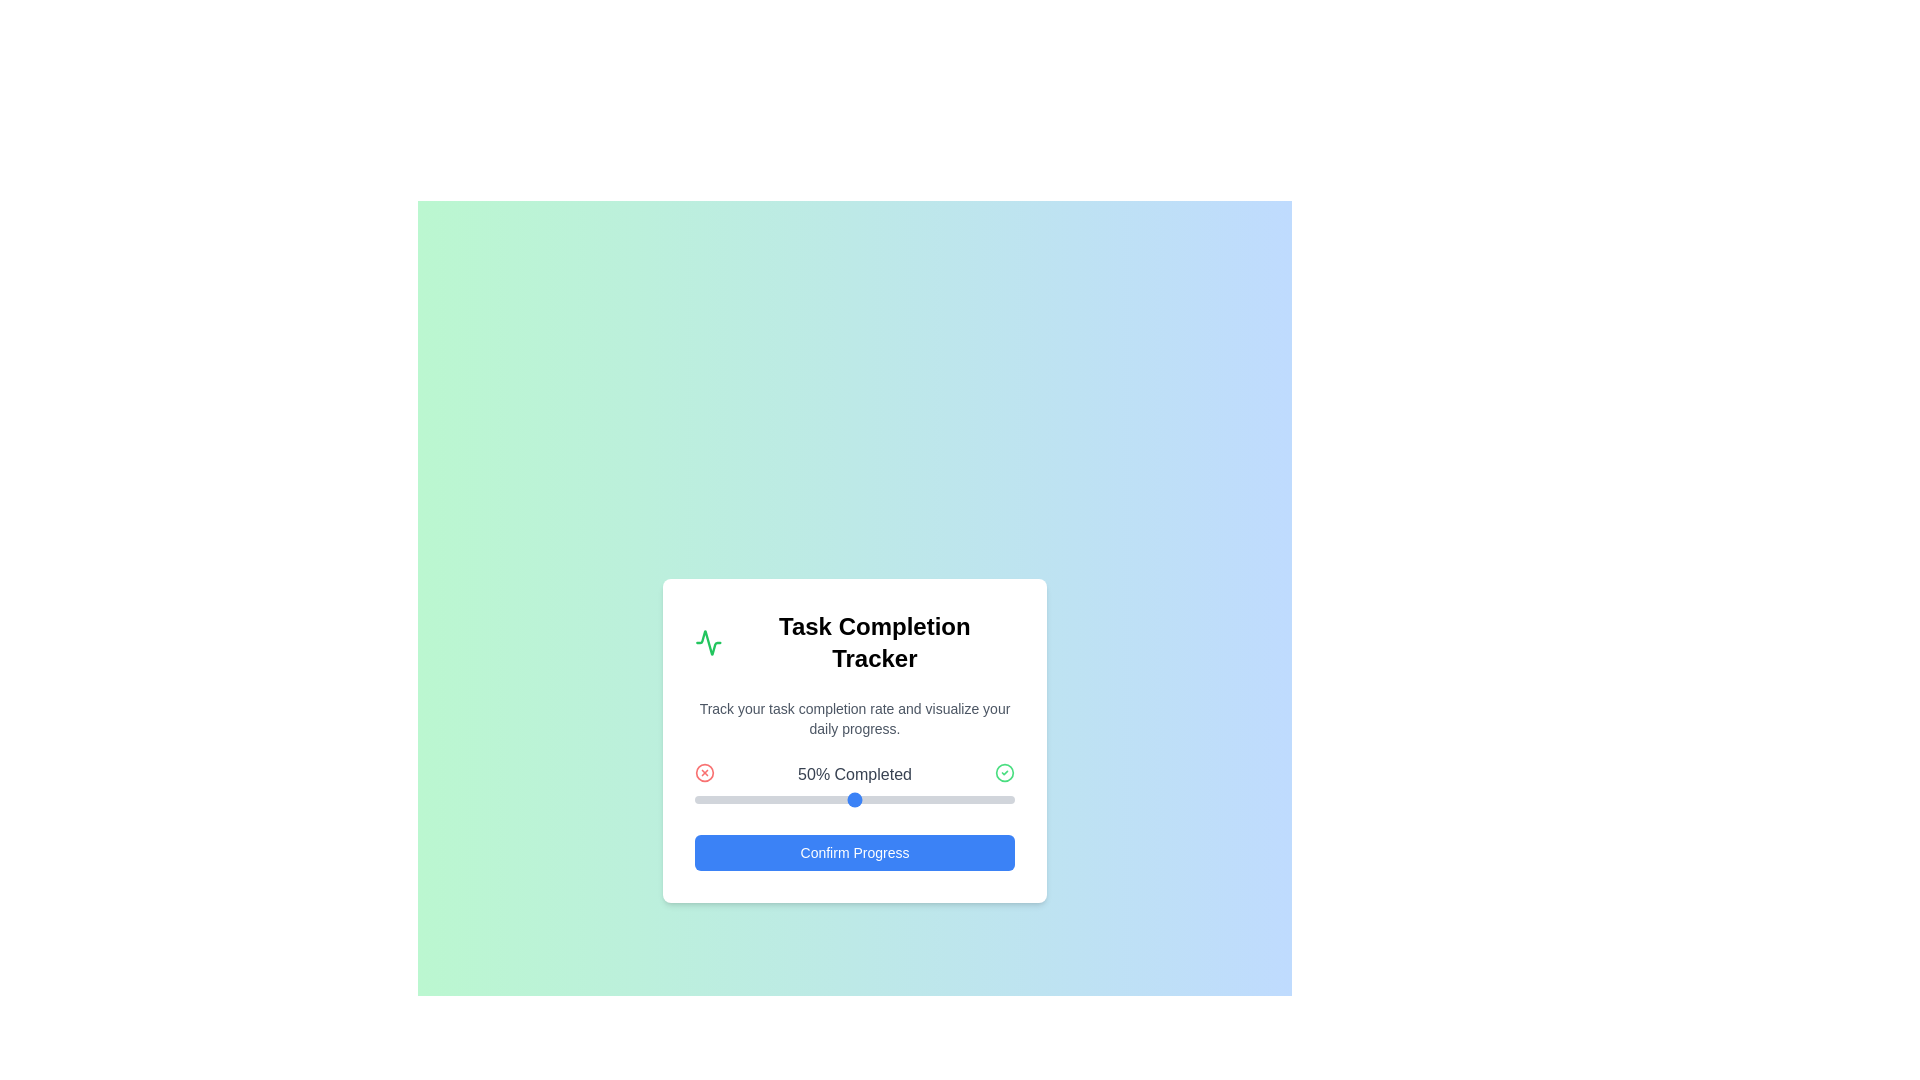 The height and width of the screenshot is (1080, 1920). I want to click on the progress slider to 37%, so click(813, 798).